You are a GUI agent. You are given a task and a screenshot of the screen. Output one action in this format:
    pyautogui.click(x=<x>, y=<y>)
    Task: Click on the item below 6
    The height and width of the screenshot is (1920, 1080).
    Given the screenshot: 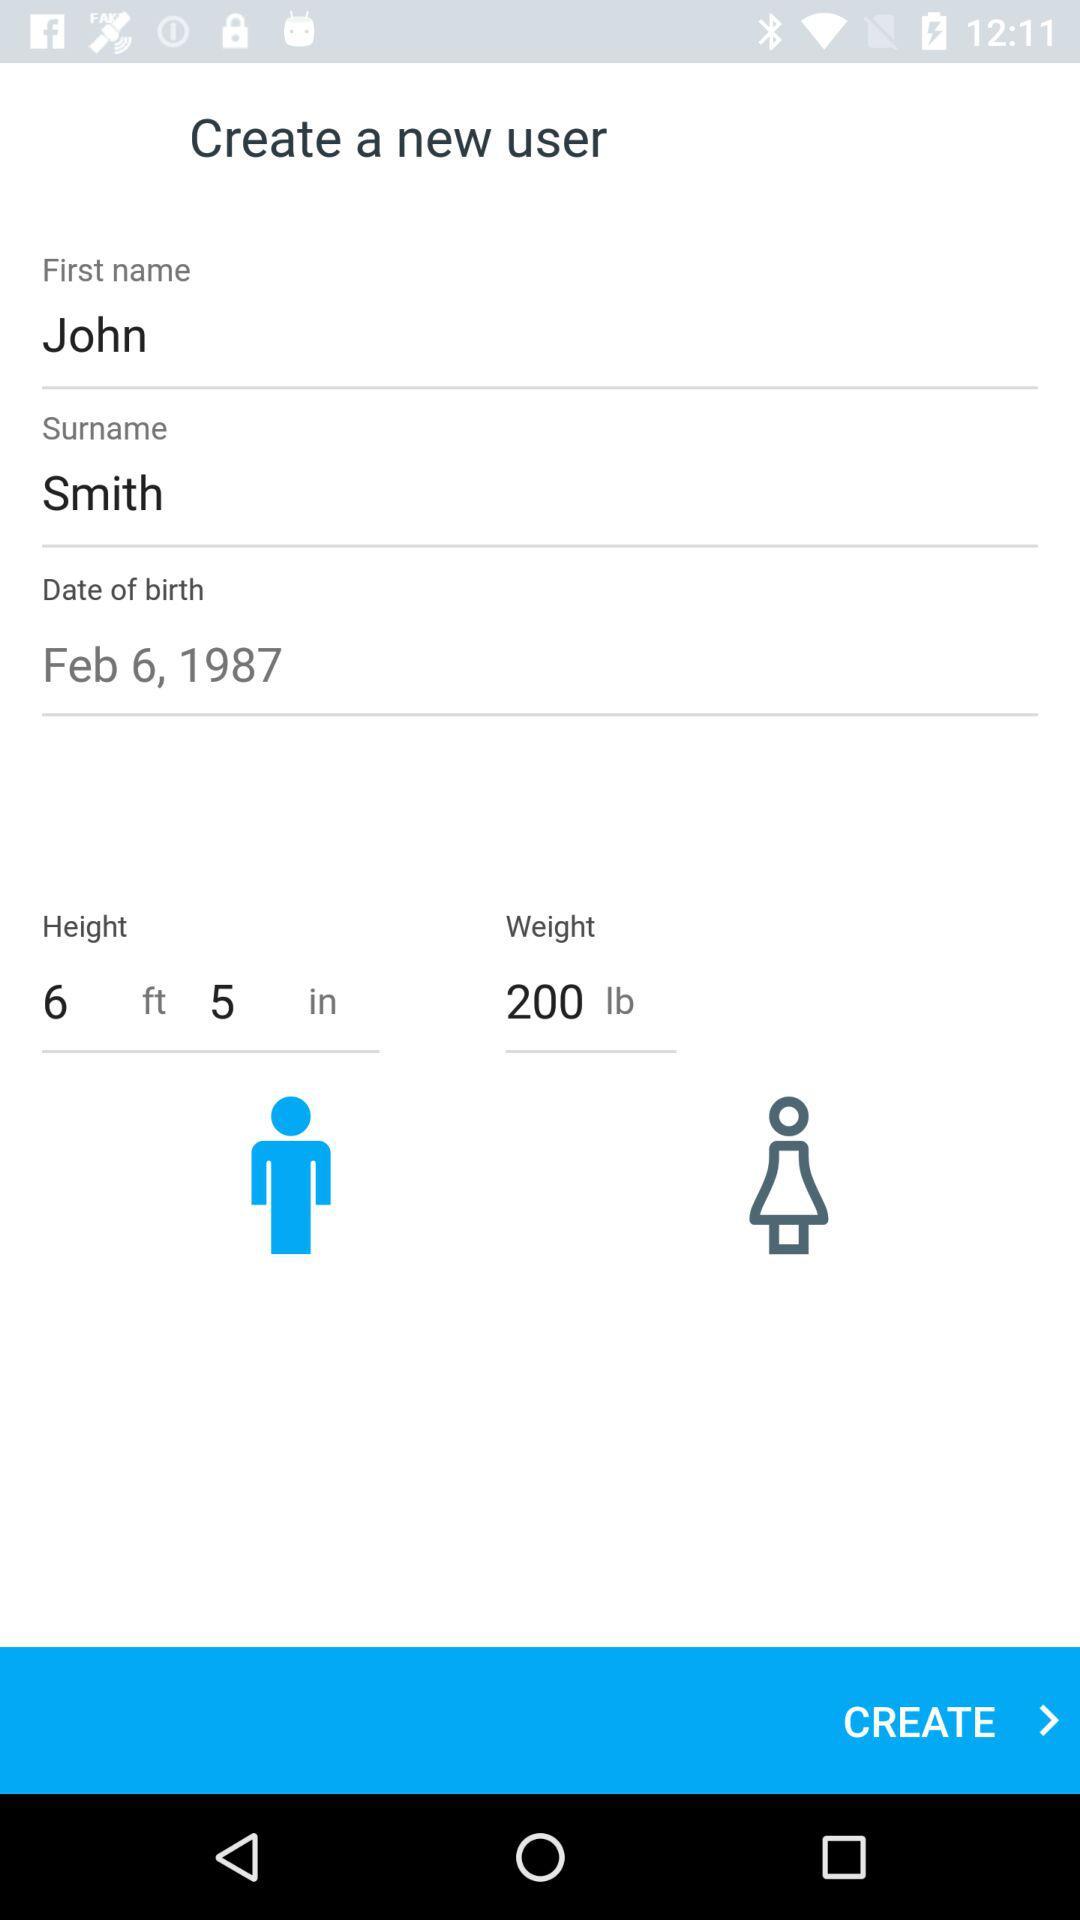 What is the action you would take?
    pyautogui.click(x=290, y=1174)
    